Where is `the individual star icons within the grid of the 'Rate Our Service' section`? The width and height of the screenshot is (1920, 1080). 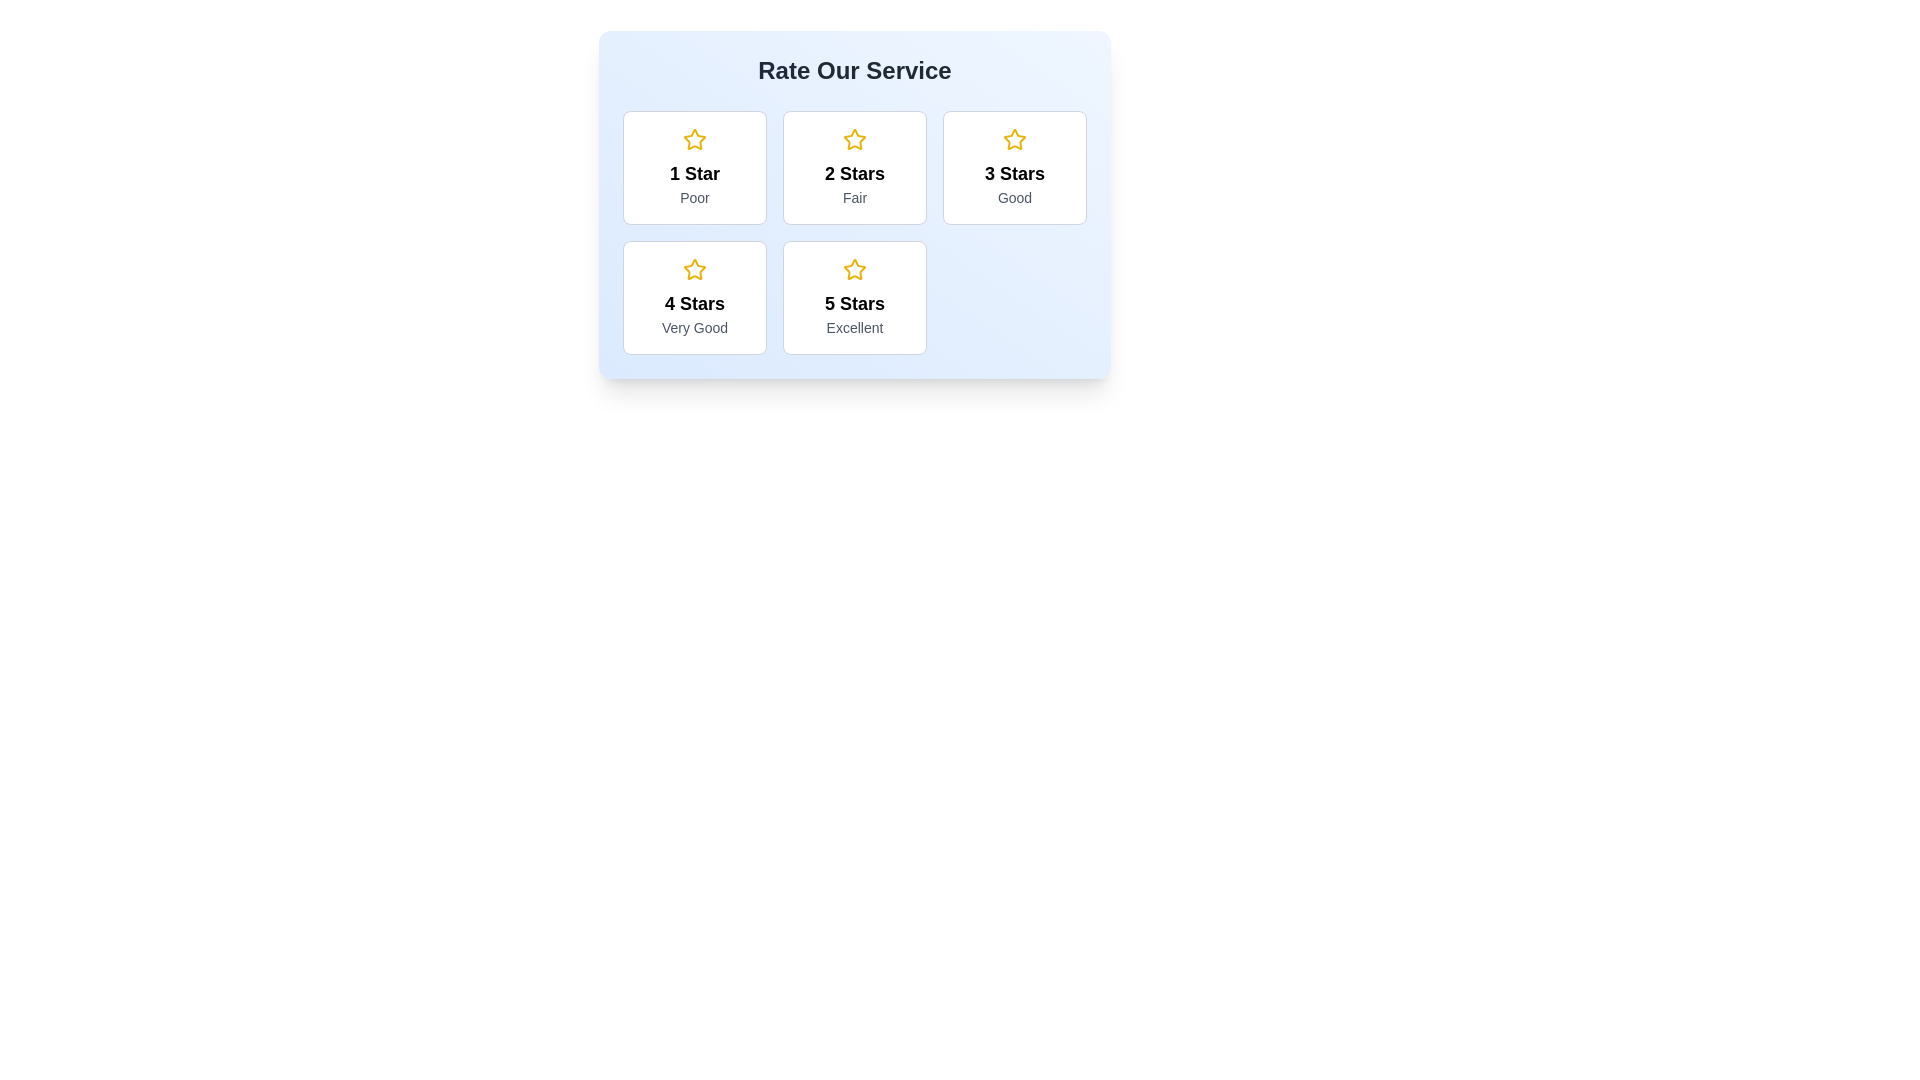 the individual star icons within the grid of the 'Rate Our Service' section is located at coordinates (854, 231).